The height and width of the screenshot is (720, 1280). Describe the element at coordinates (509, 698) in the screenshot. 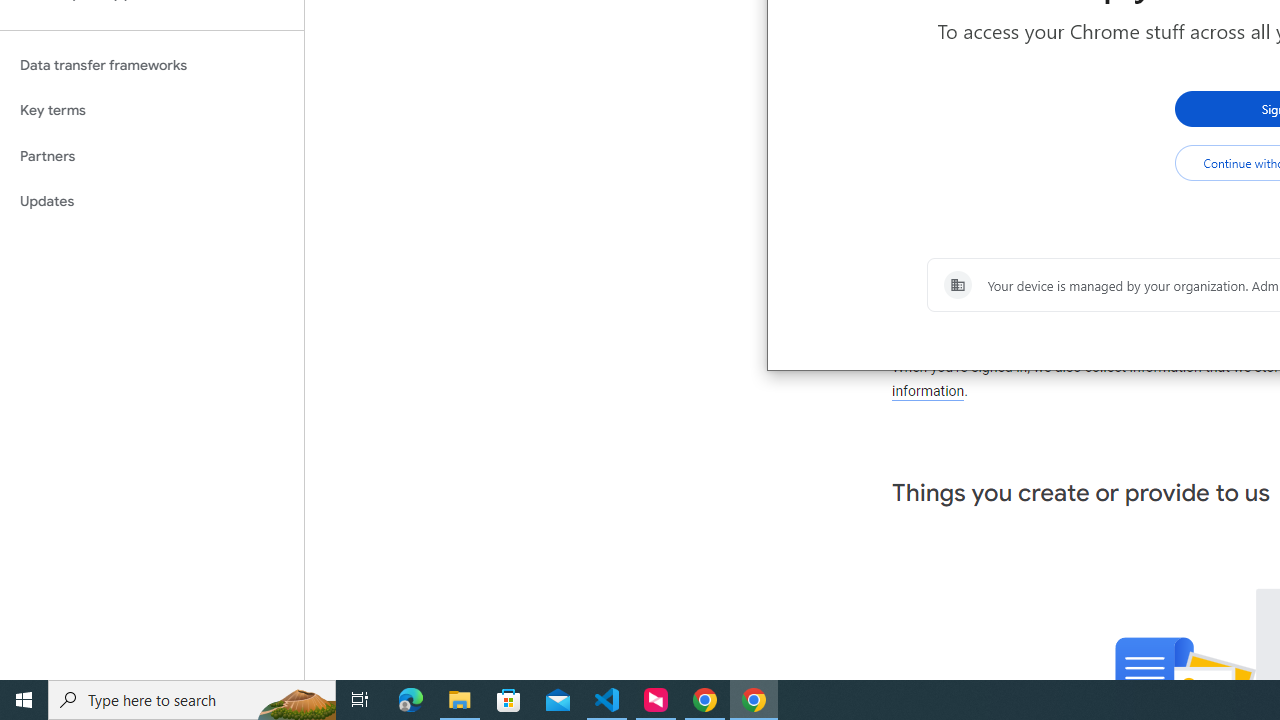

I see `'Microsoft Store'` at that location.